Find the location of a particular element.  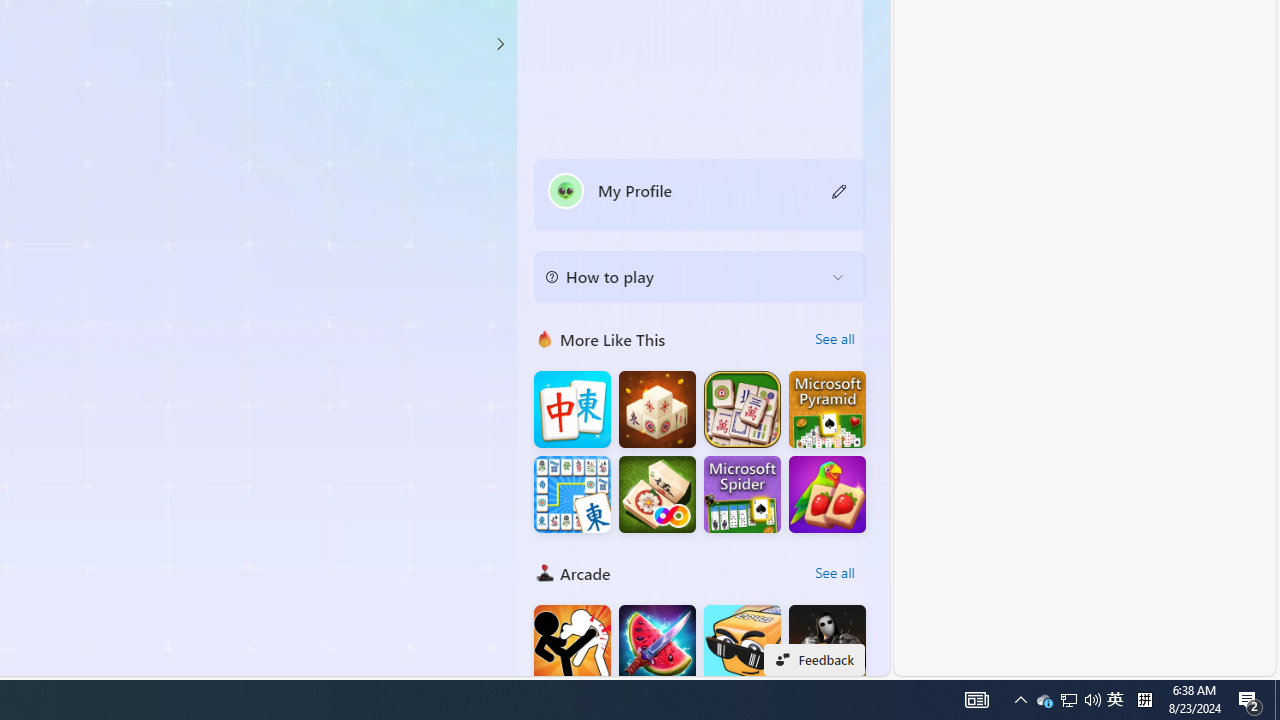

'Stickman Fighter : Mega Brawl' is located at coordinates (571, 643).